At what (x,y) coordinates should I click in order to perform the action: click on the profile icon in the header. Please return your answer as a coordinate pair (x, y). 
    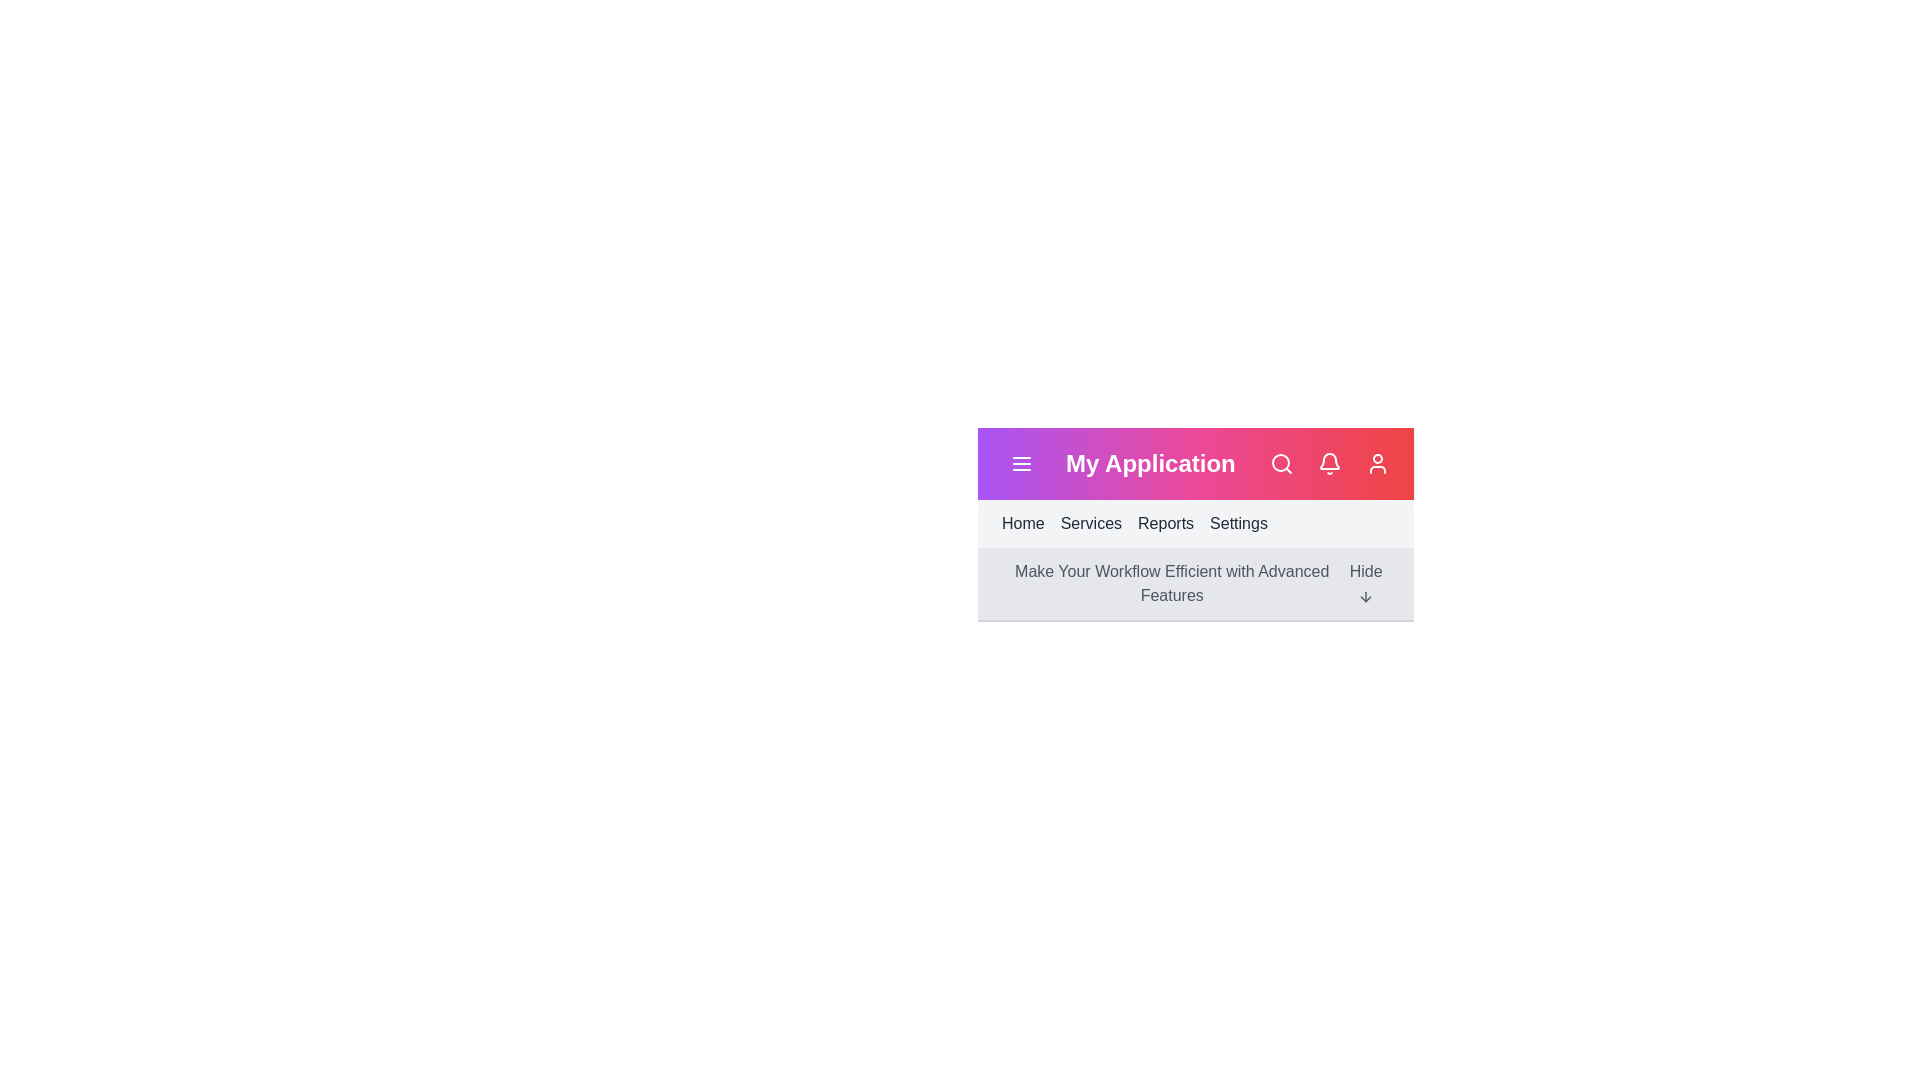
    Looking at the image, I should click on (1376, 463).